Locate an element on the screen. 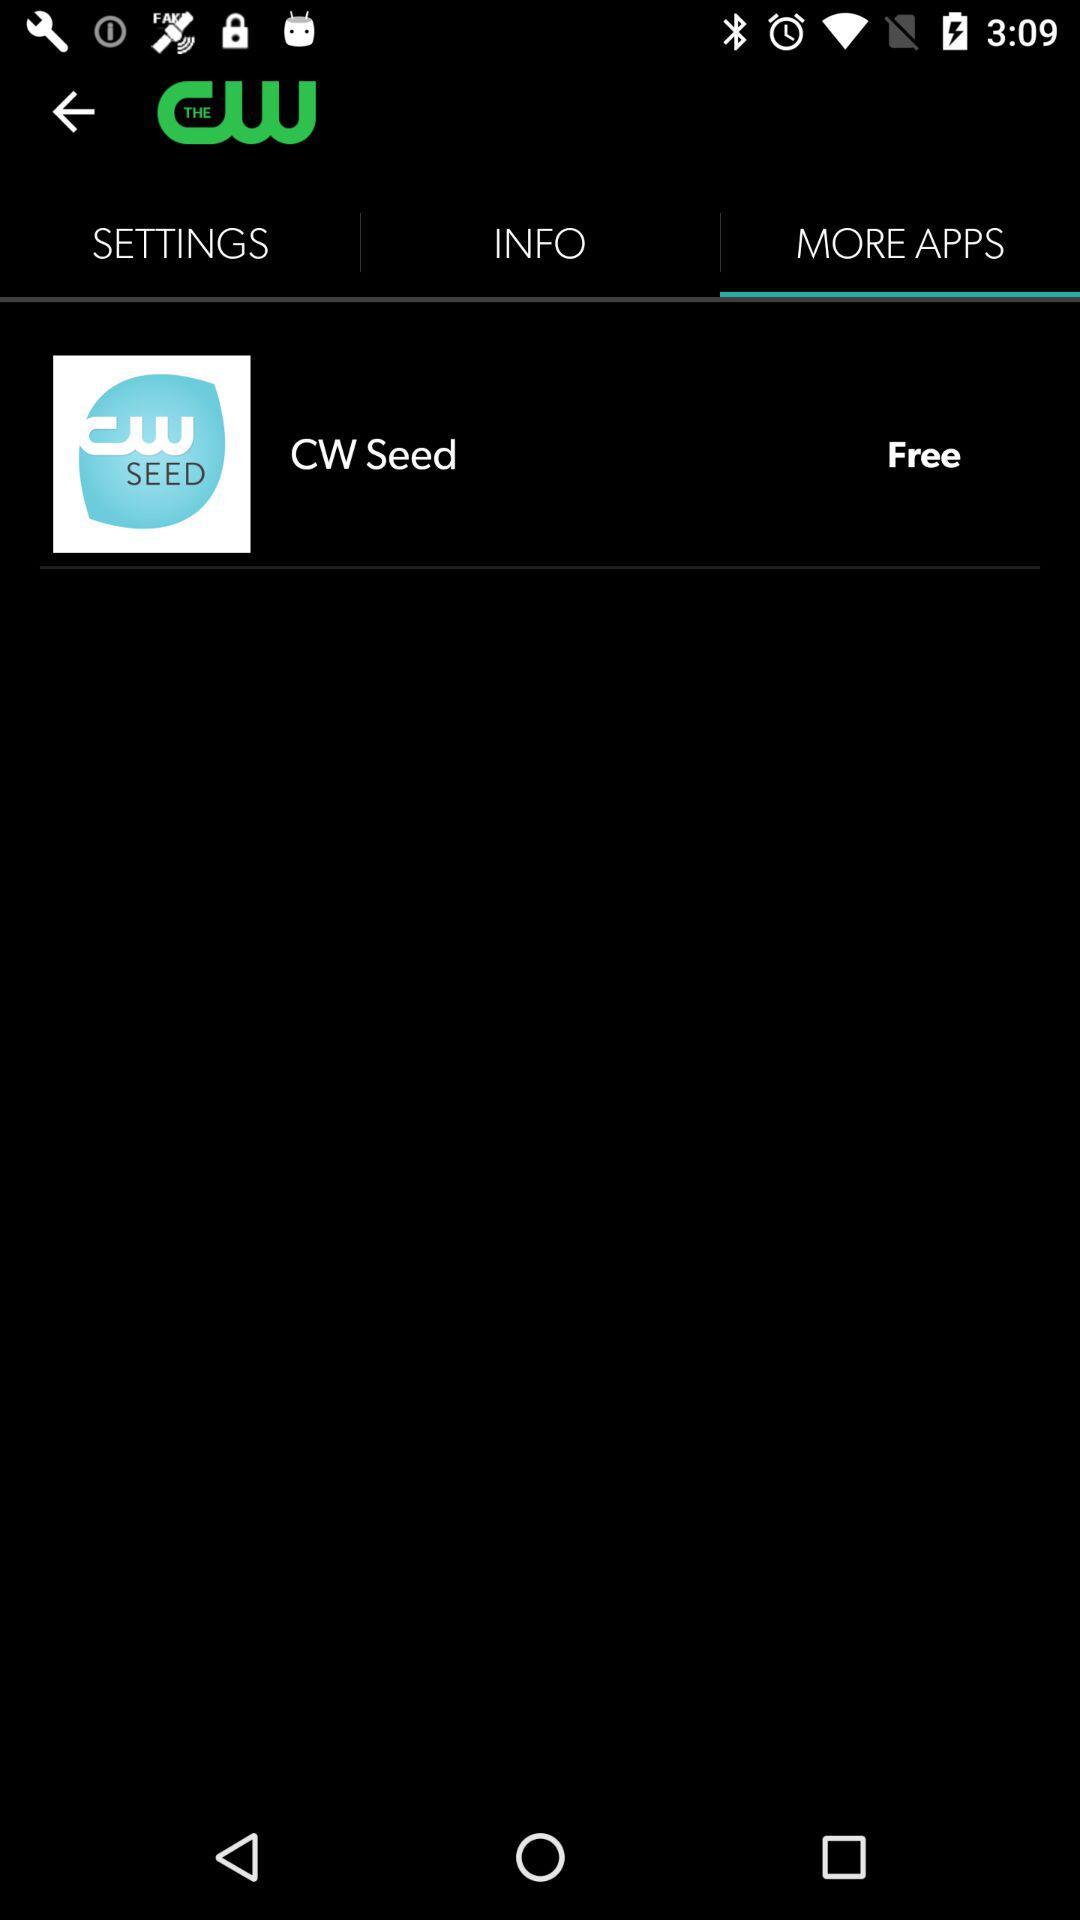 The width and height of the screenshot is (1080, 1920). the settings is located at coordinates (180, 242).